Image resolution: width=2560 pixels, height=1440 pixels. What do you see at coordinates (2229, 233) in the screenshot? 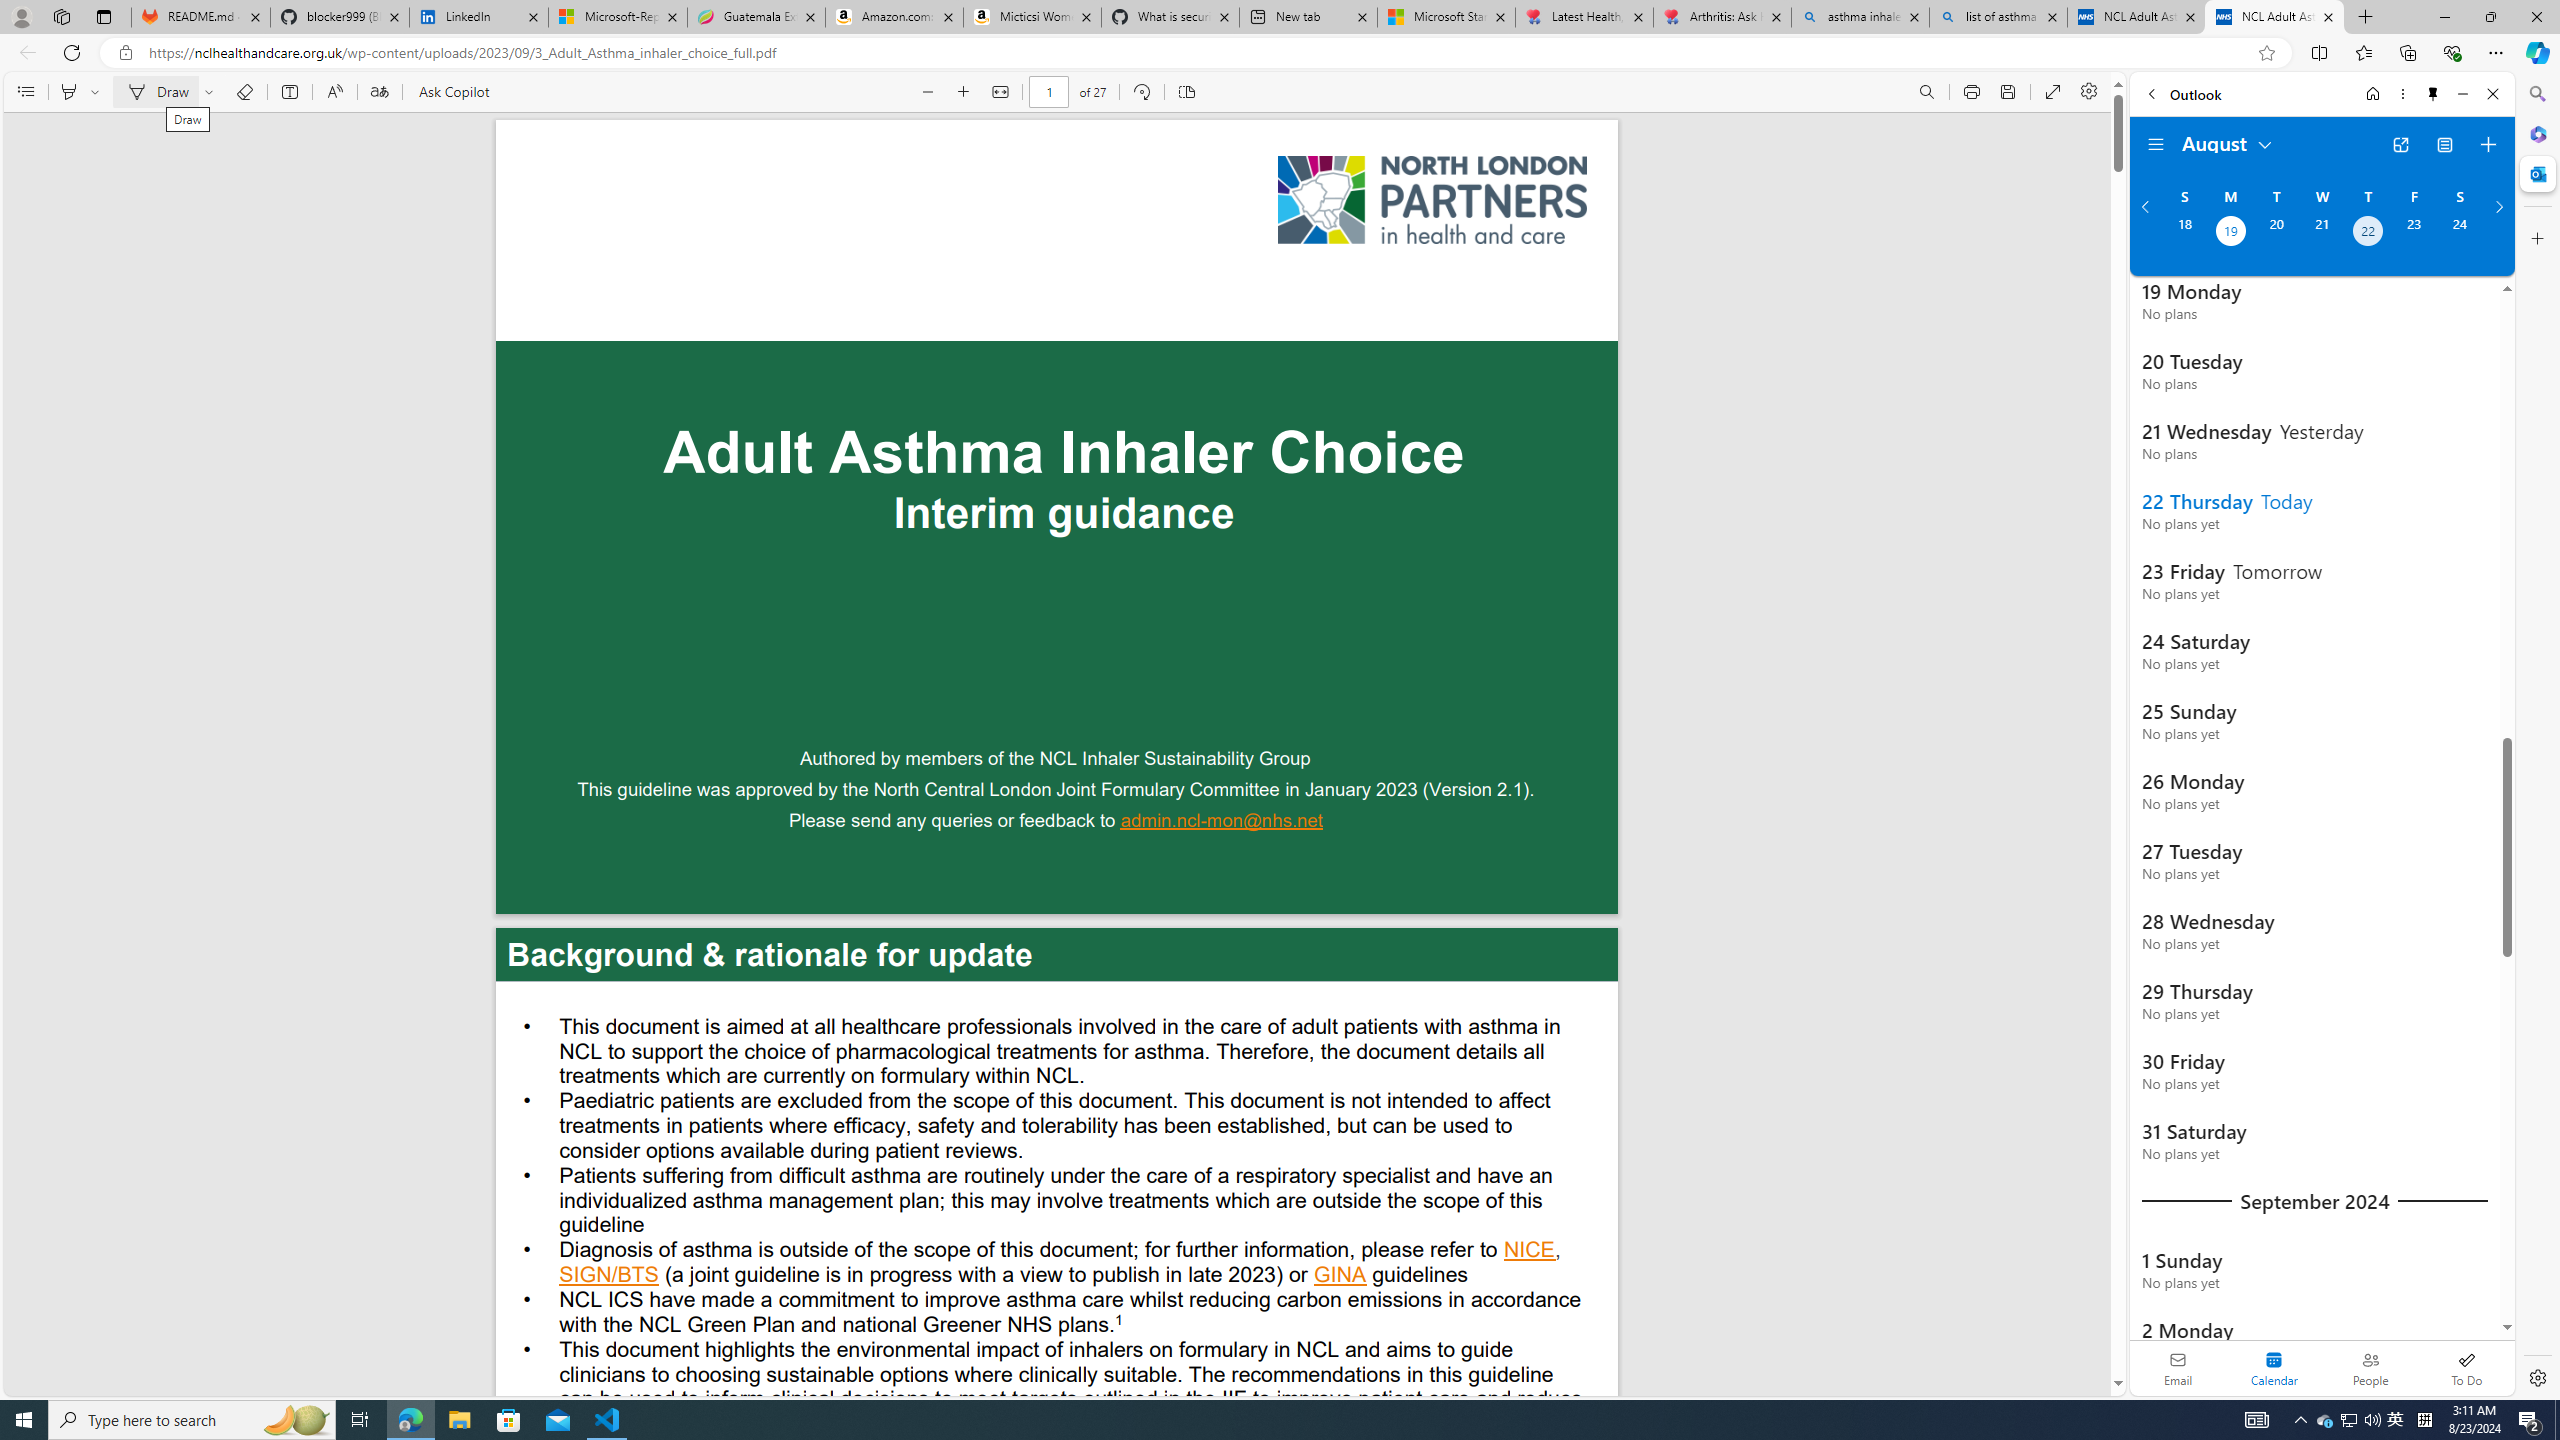
I see `'Monday, August 19, 2024. Date selected. '` at bounding box center [2229, 233].